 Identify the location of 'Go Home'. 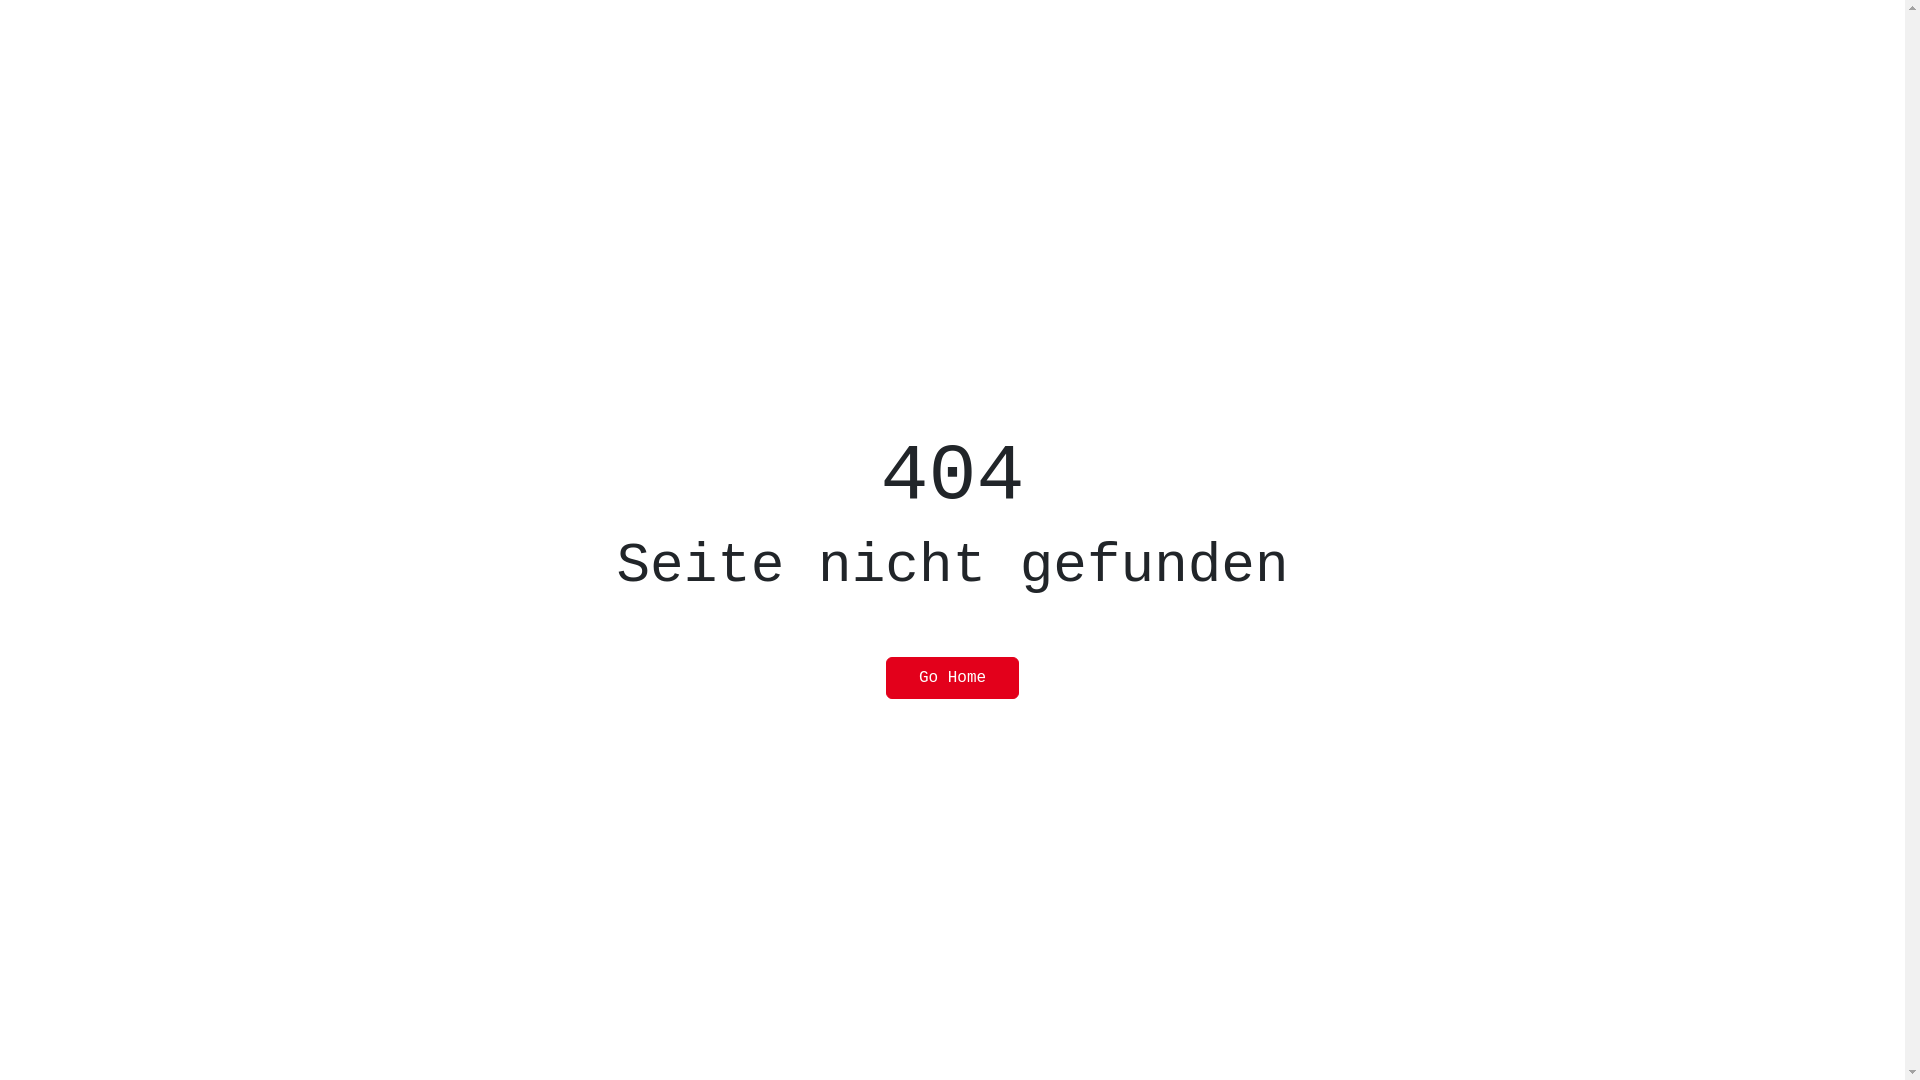
(951, 677).